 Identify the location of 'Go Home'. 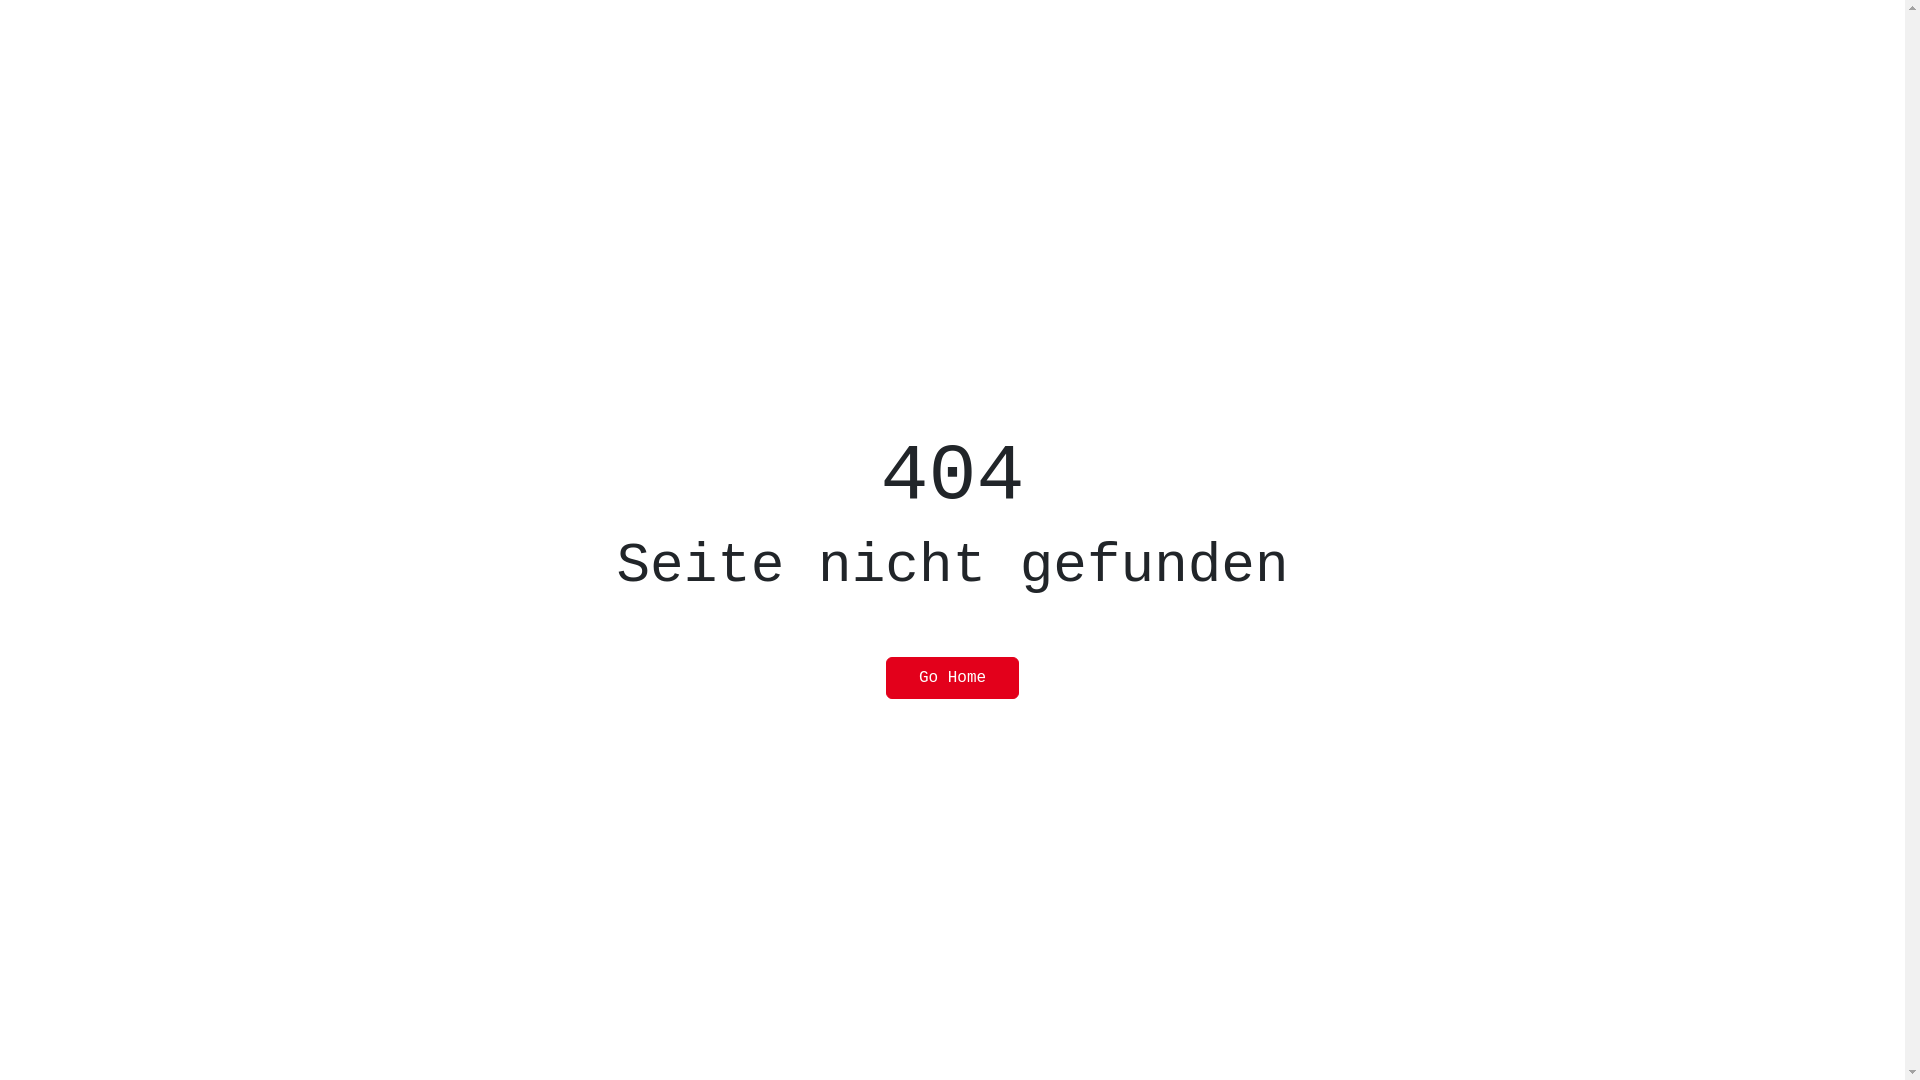
(951, 677).